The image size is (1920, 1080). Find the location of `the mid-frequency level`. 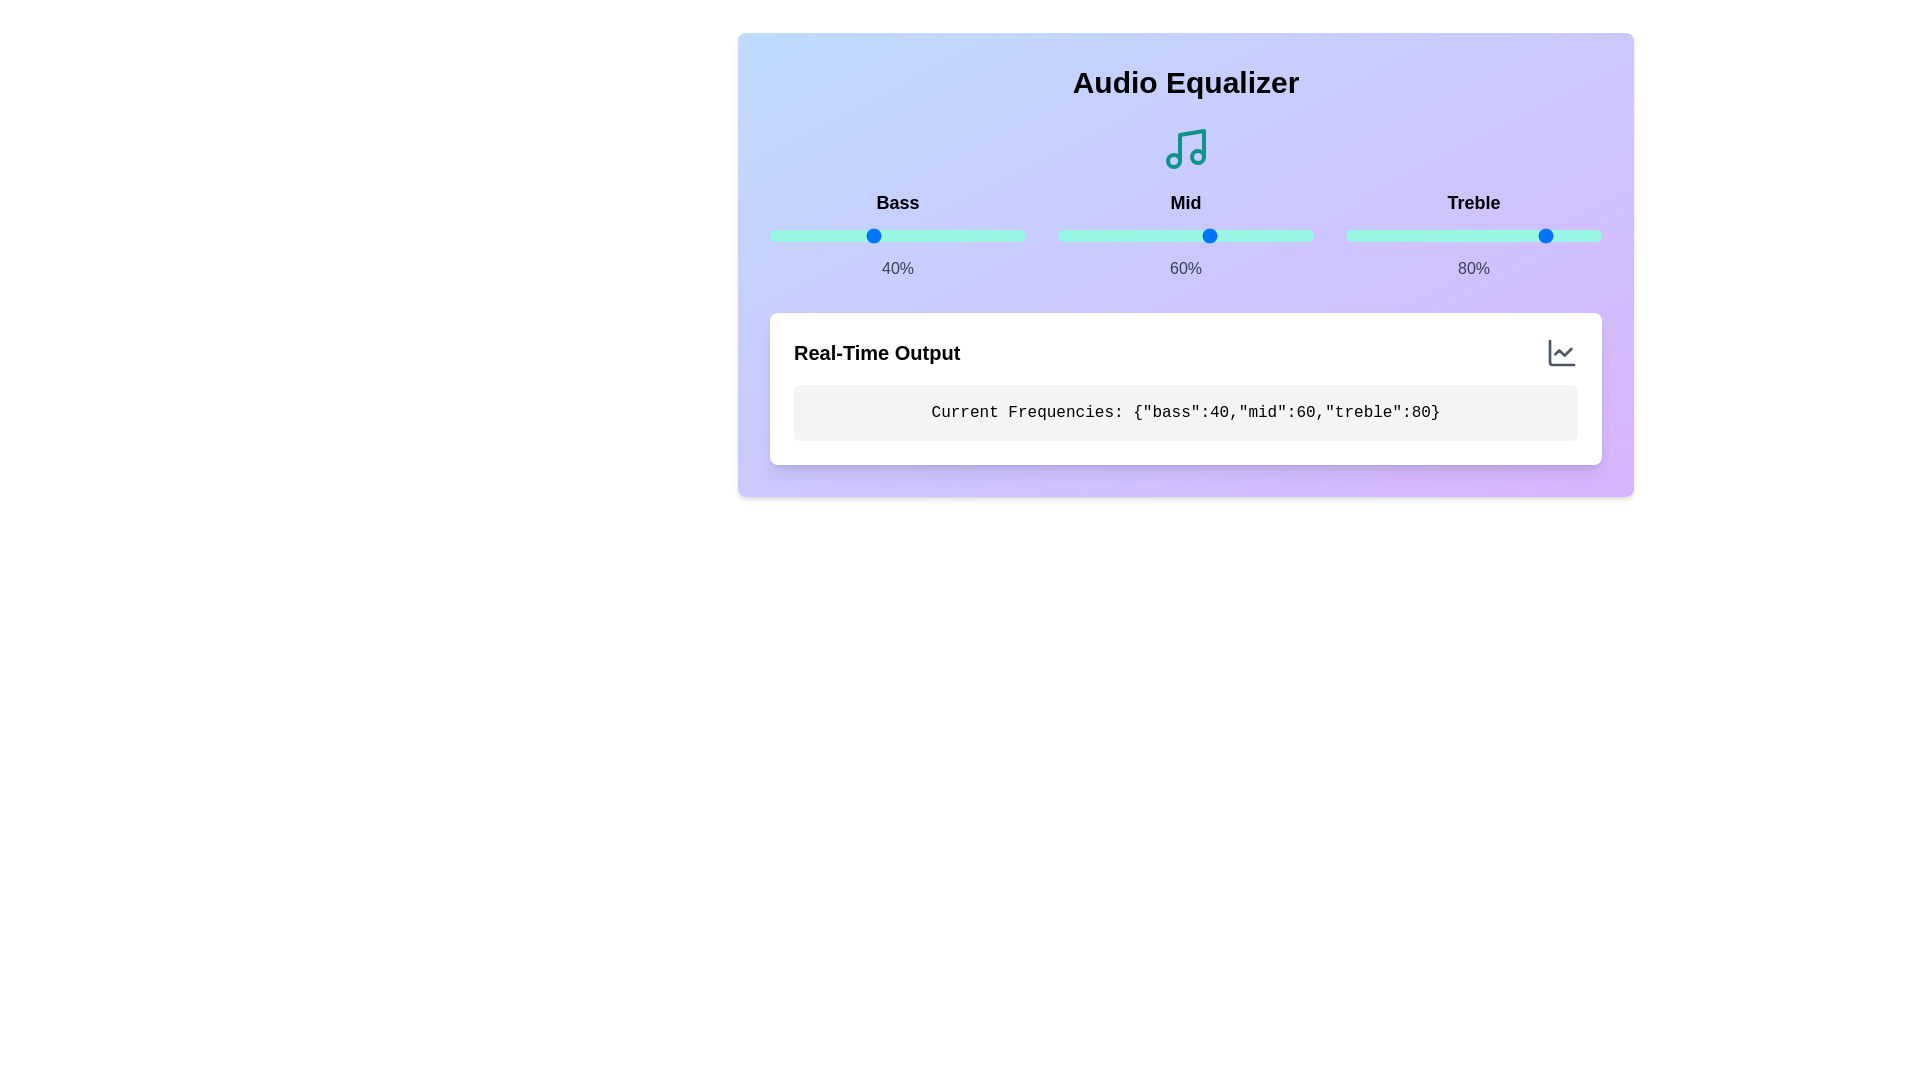

the mid-frequency level is located at coordinates (1311, 234).